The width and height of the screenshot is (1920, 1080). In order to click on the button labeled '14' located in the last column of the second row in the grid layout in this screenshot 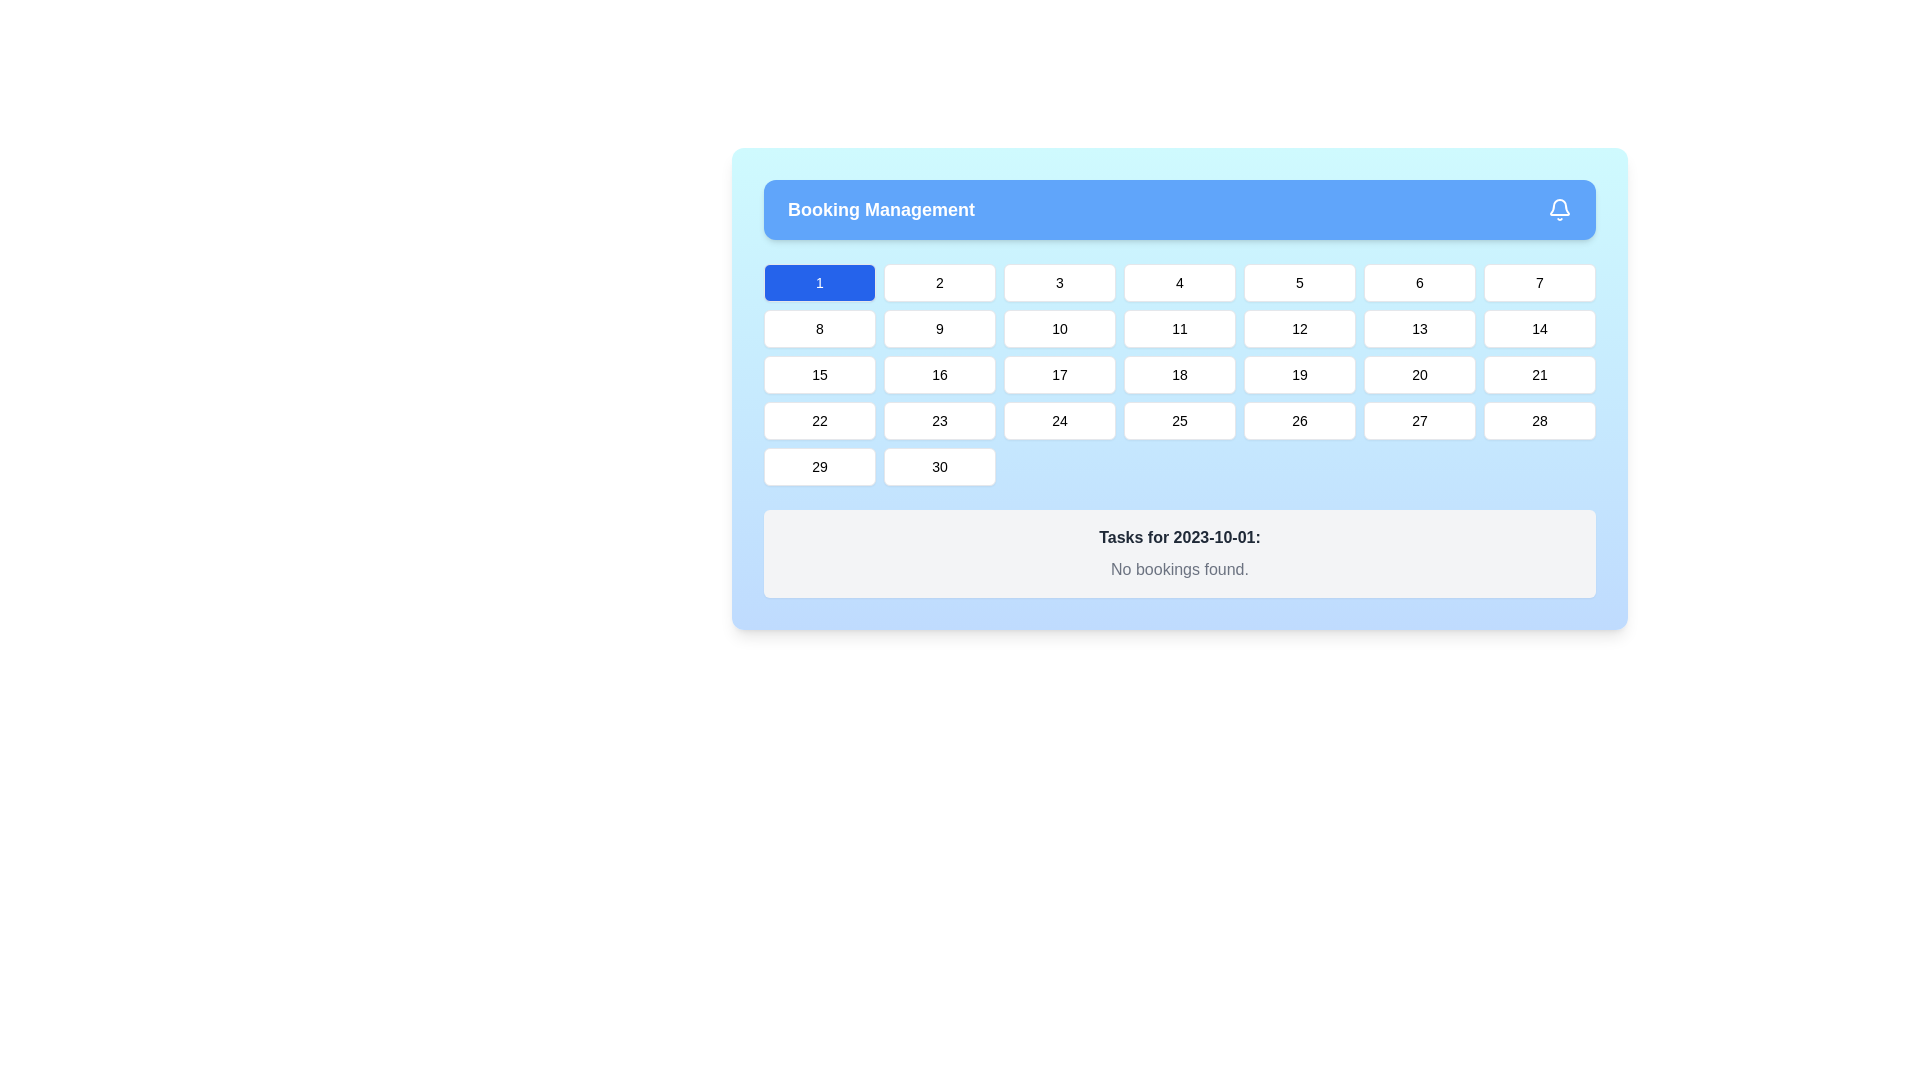, I will do `click(1539, 327)`.